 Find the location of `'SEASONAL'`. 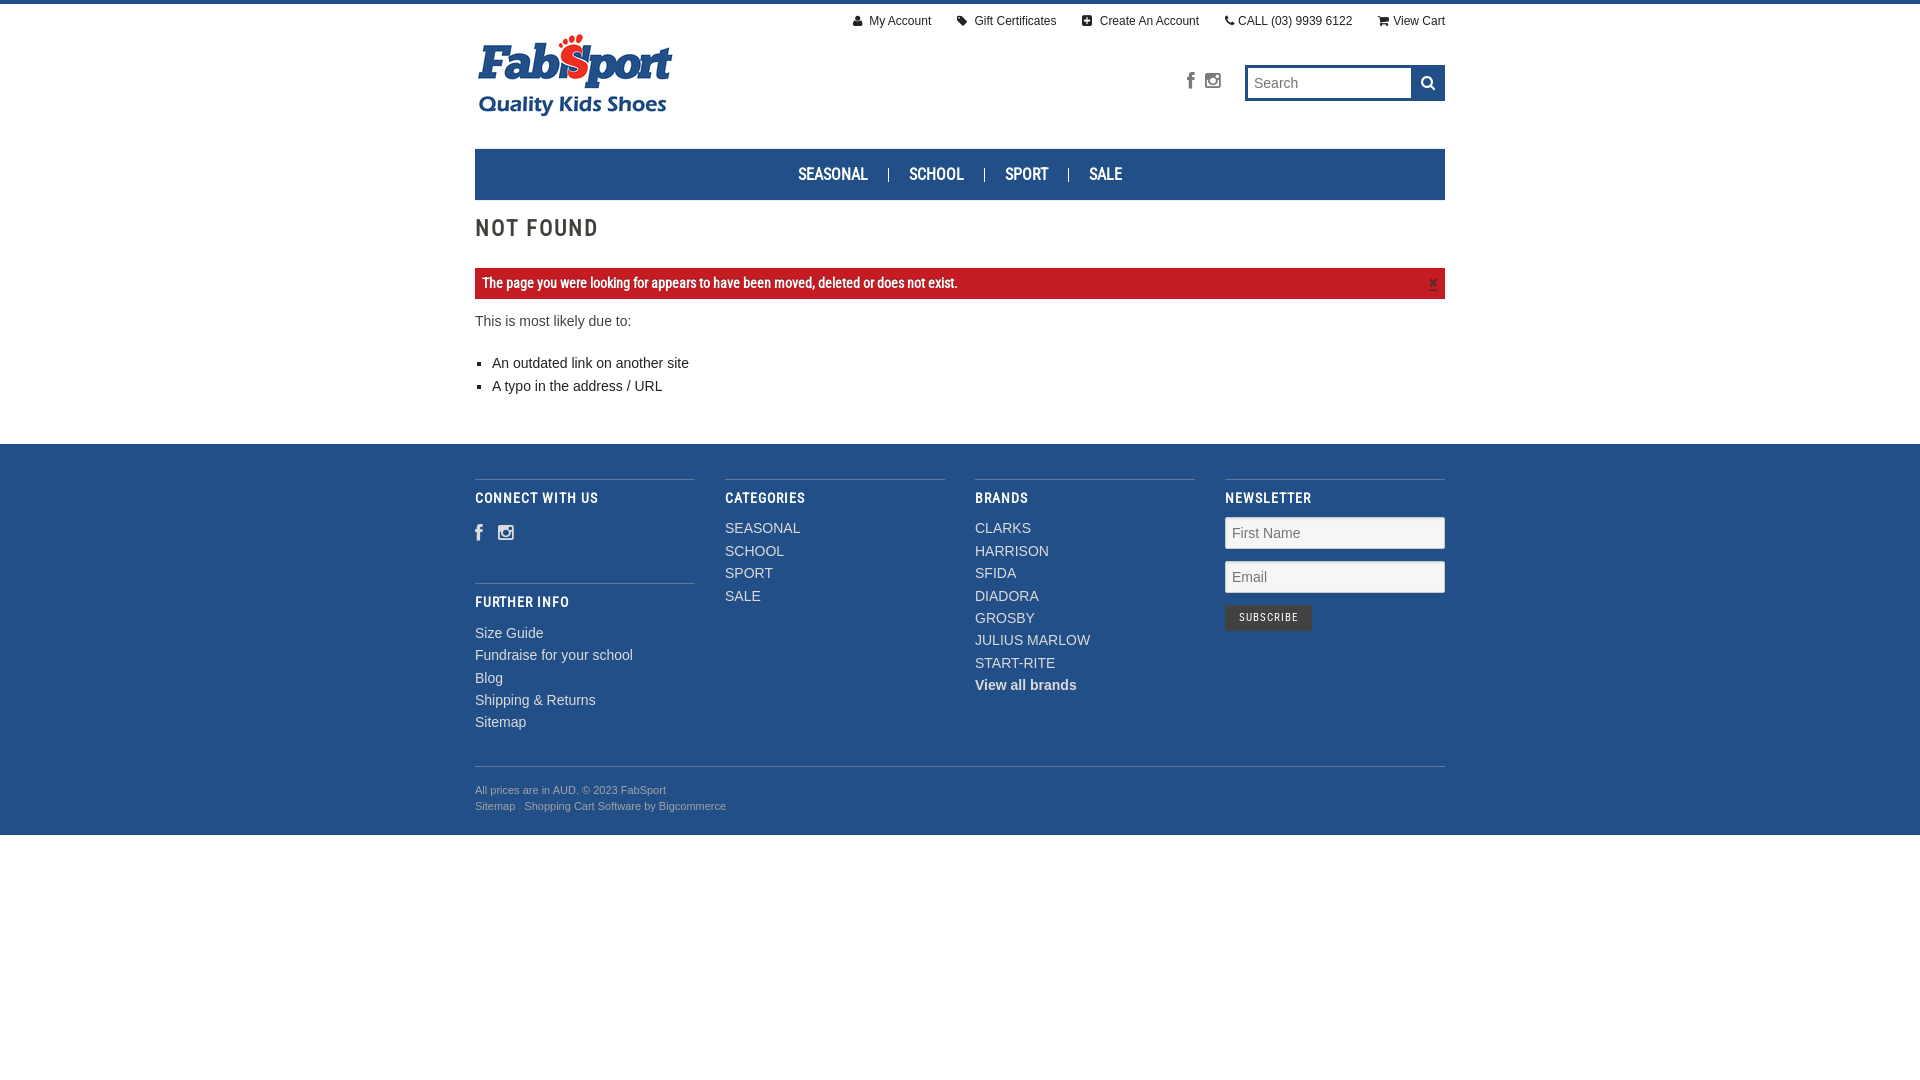

'SEASONAL' is located at coordinates (761, 527).